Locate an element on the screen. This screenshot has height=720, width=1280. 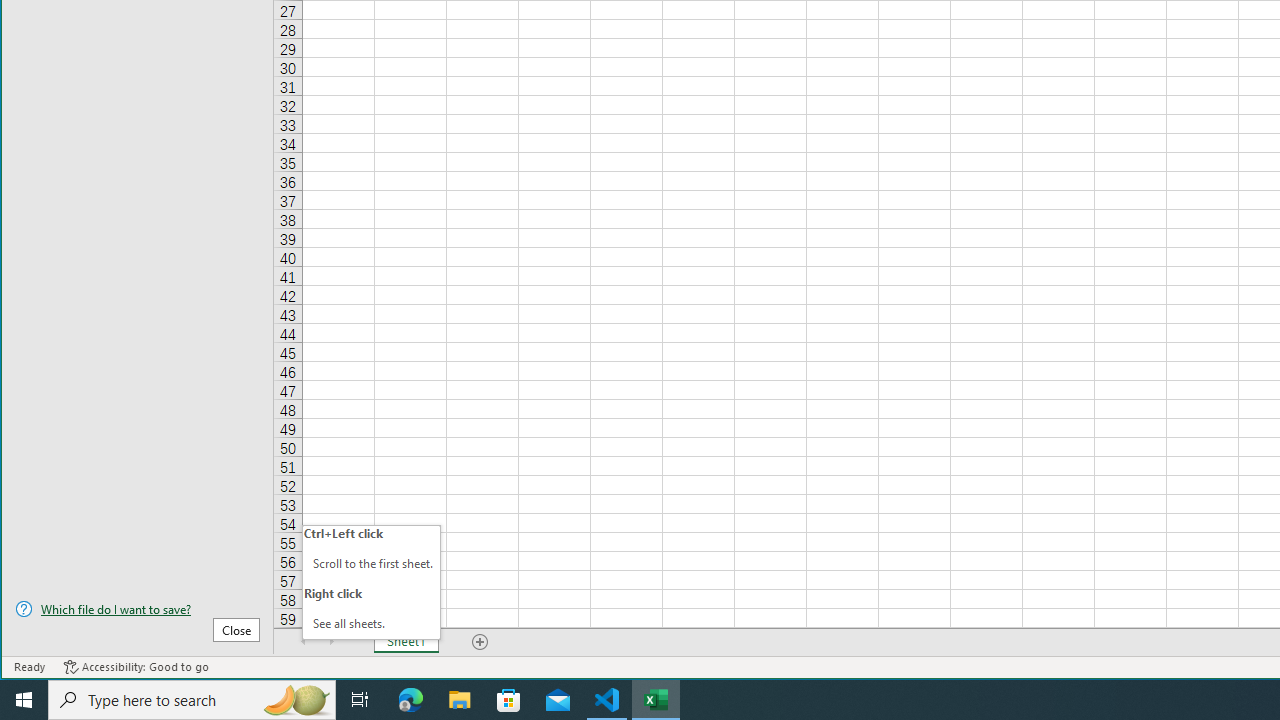
'Start' is located at coordinates (24, 698).